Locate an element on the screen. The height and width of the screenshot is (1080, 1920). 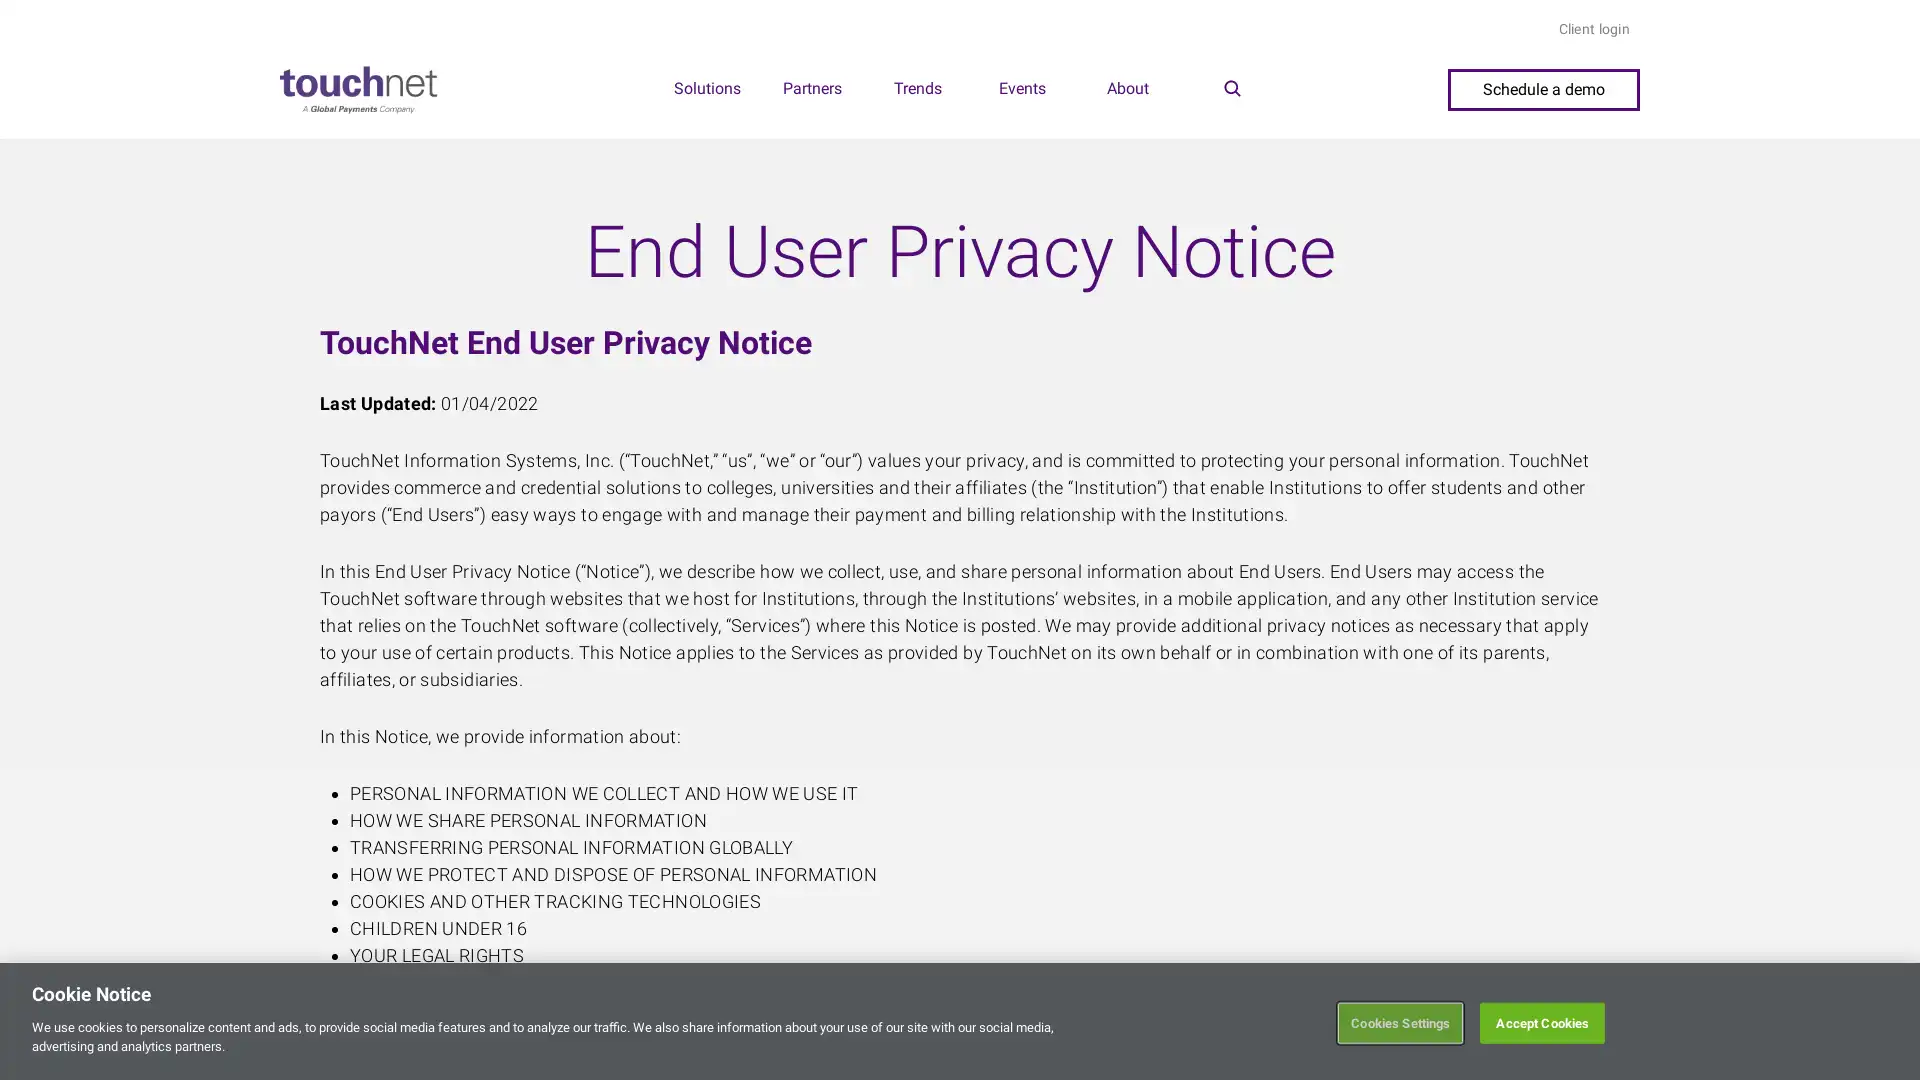
Accept Cookies is located at coordinates (1541, 1022).